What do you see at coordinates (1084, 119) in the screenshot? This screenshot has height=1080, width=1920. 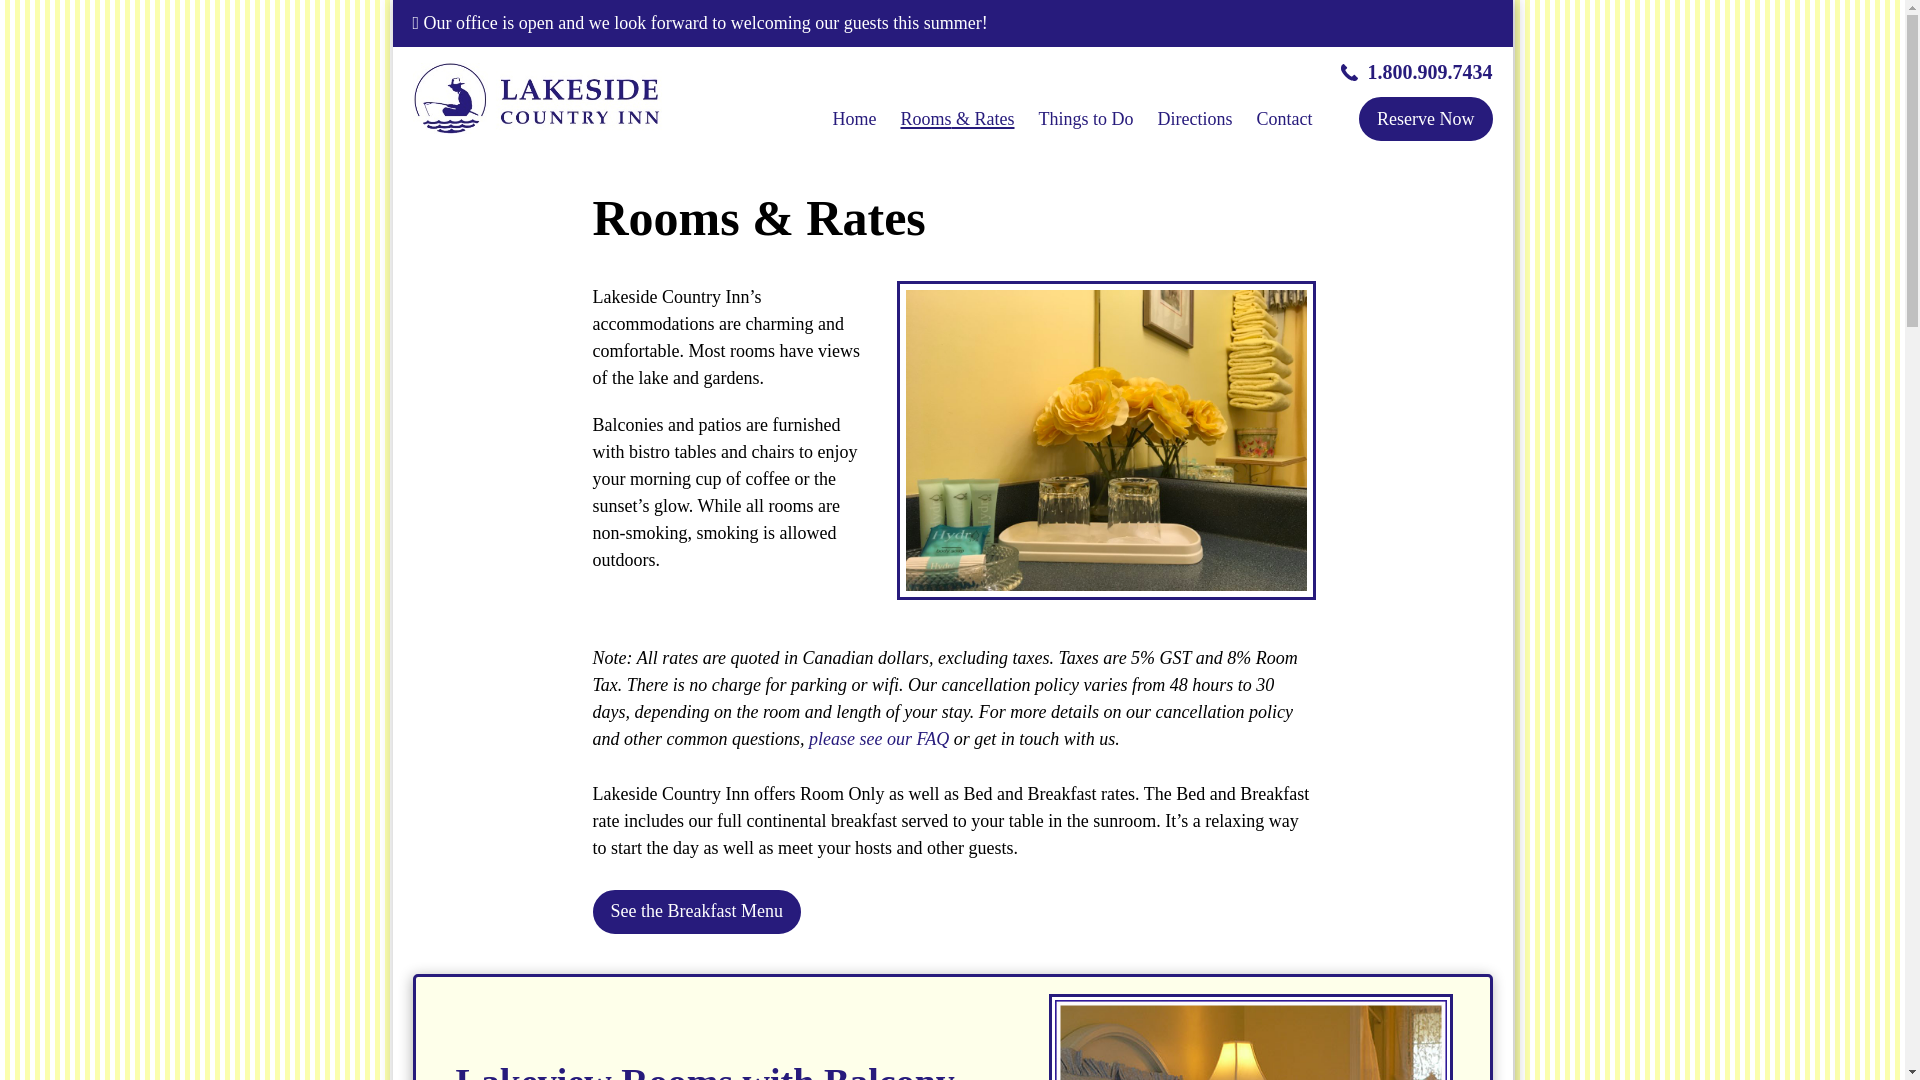 I see `'Things to Do'` at bounding box center [1084, 119].